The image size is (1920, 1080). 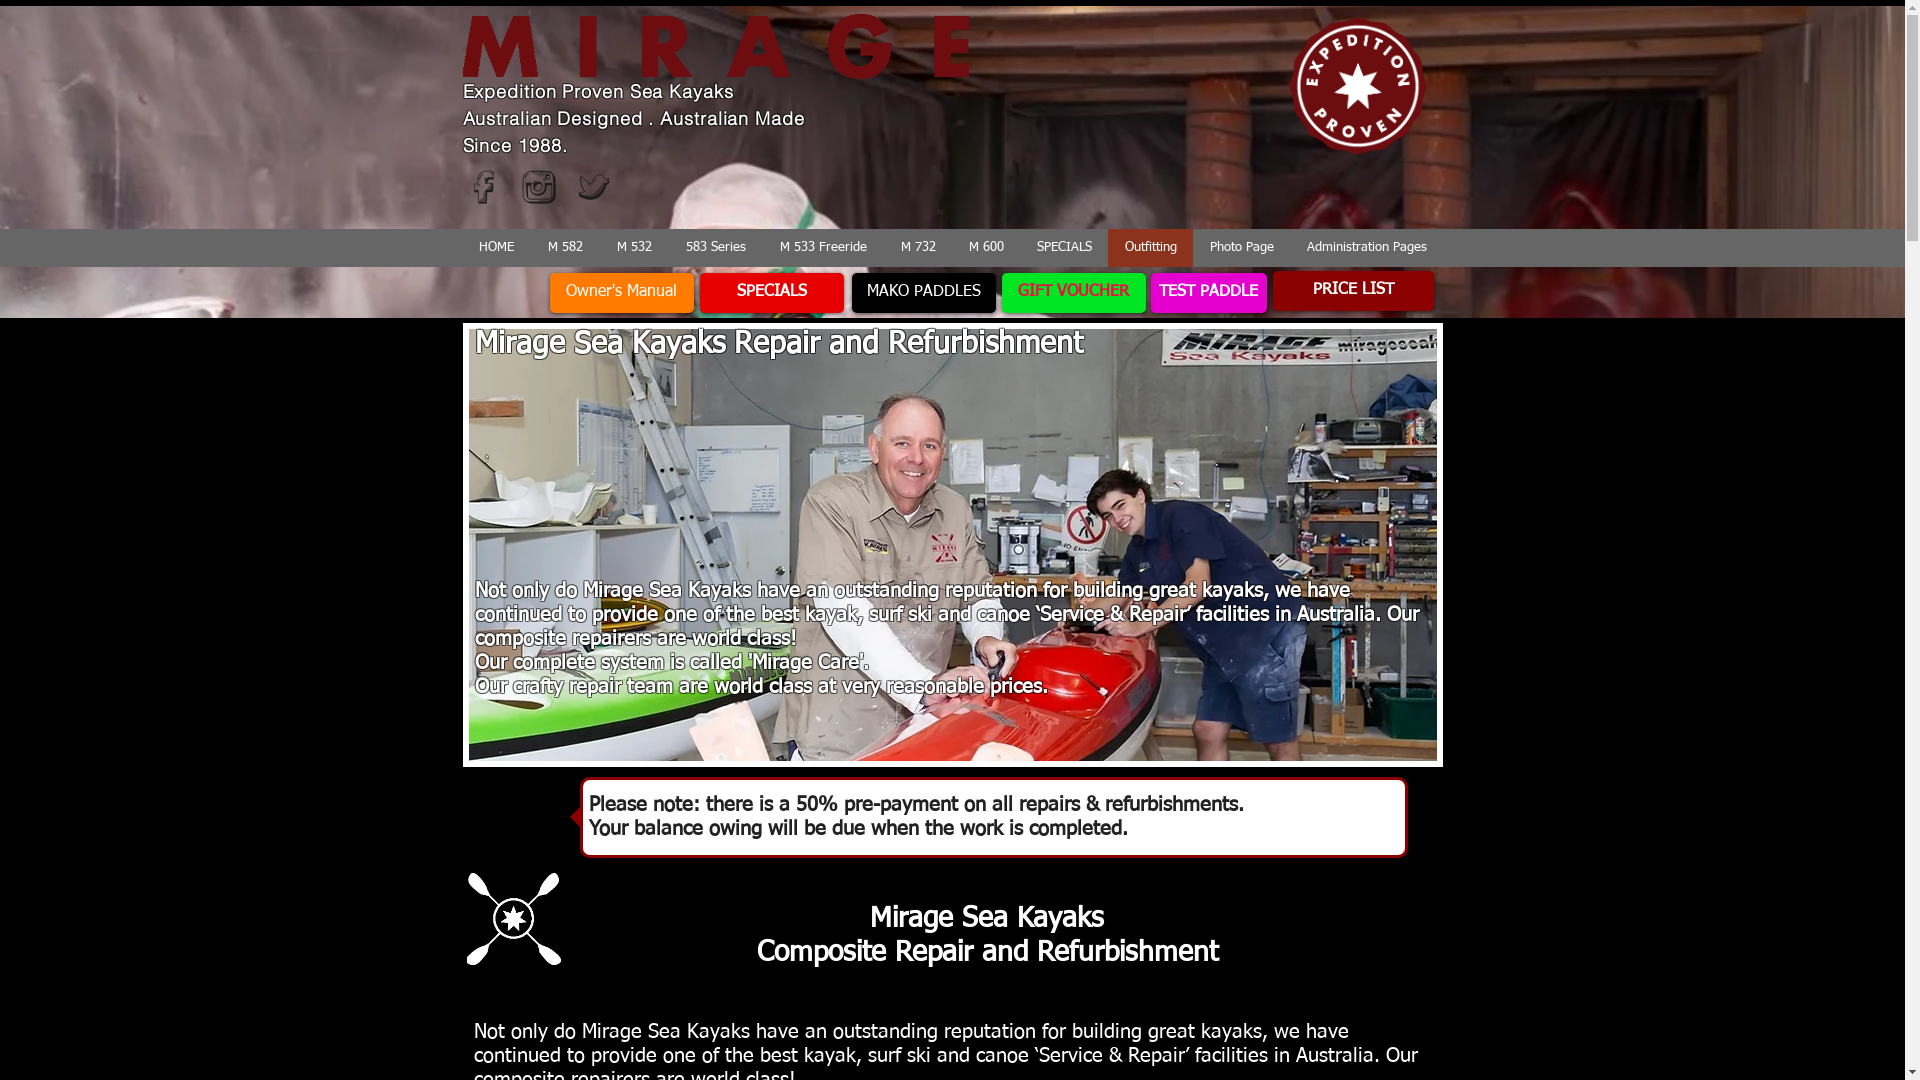 I want to click on 'SPECIALS', so click(x=771, y=293).